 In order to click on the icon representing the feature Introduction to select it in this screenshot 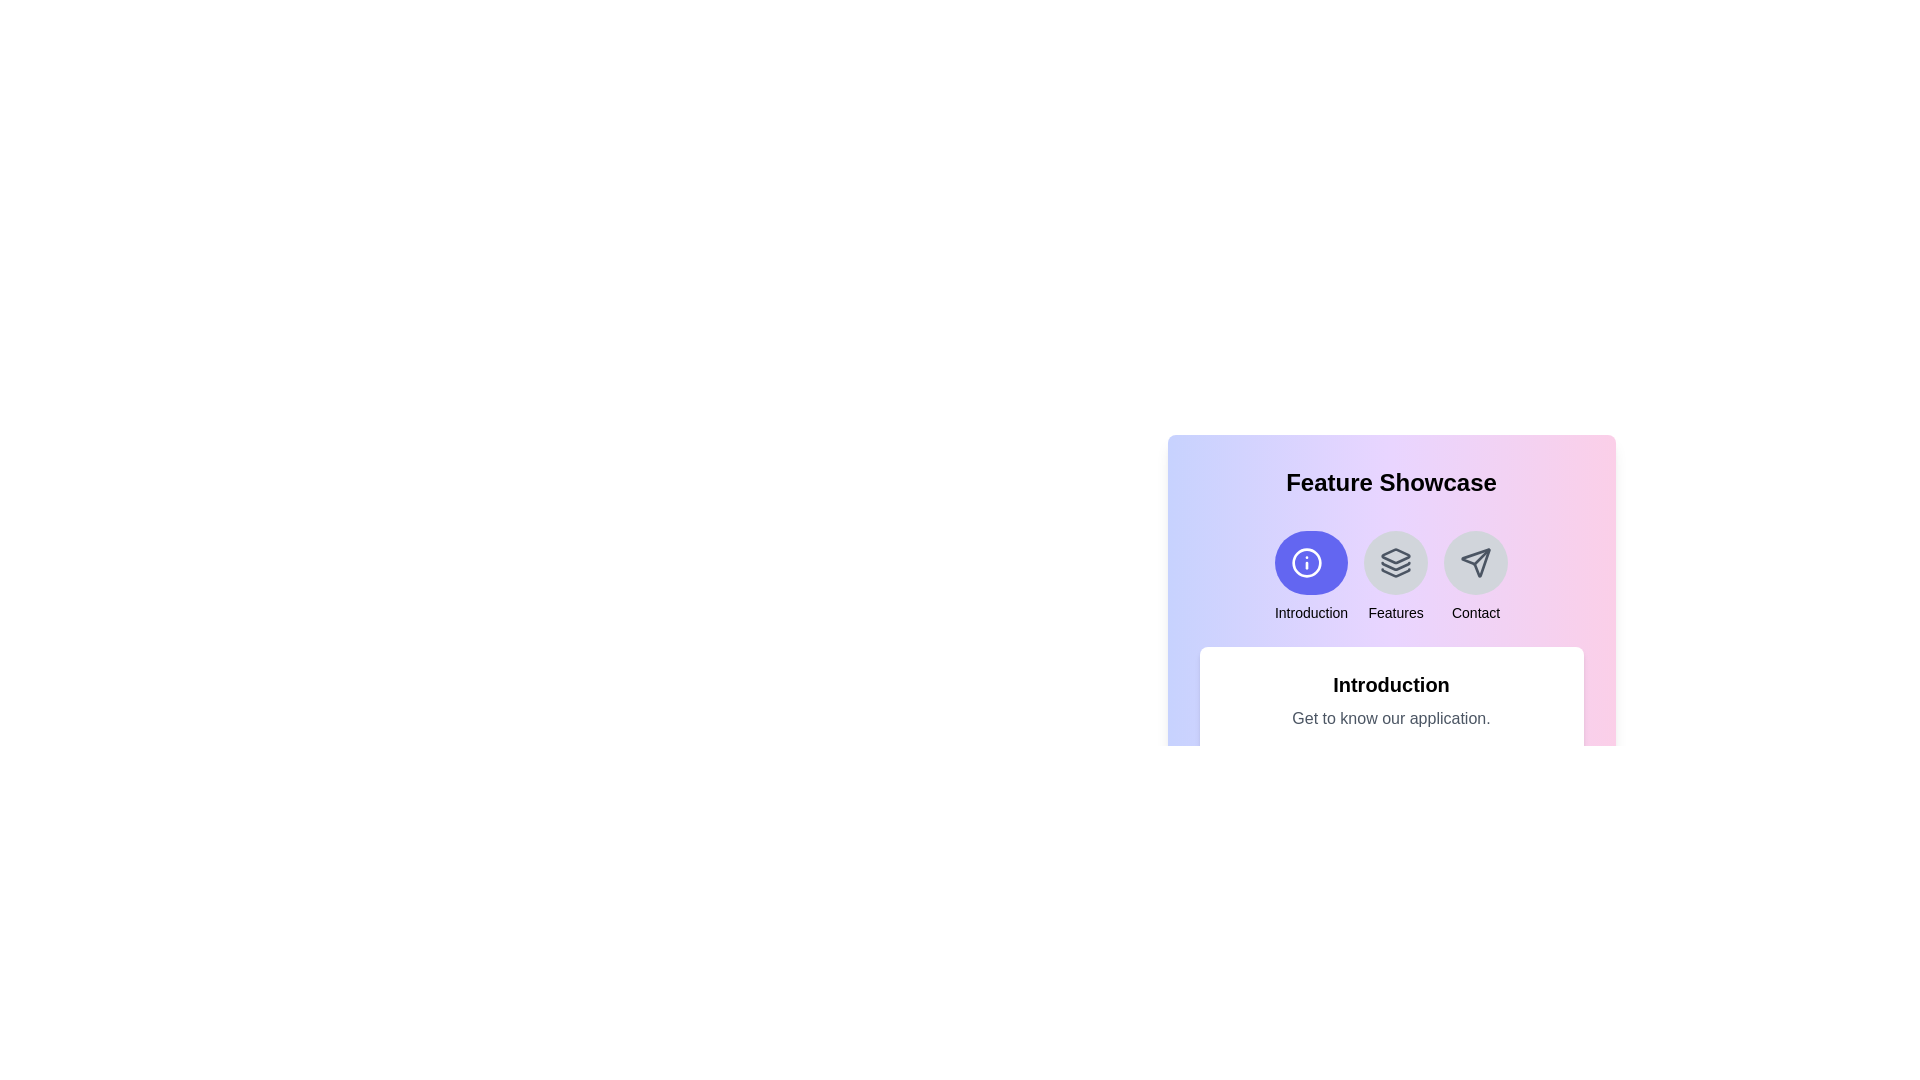, I will do `click(1311, 563)`.